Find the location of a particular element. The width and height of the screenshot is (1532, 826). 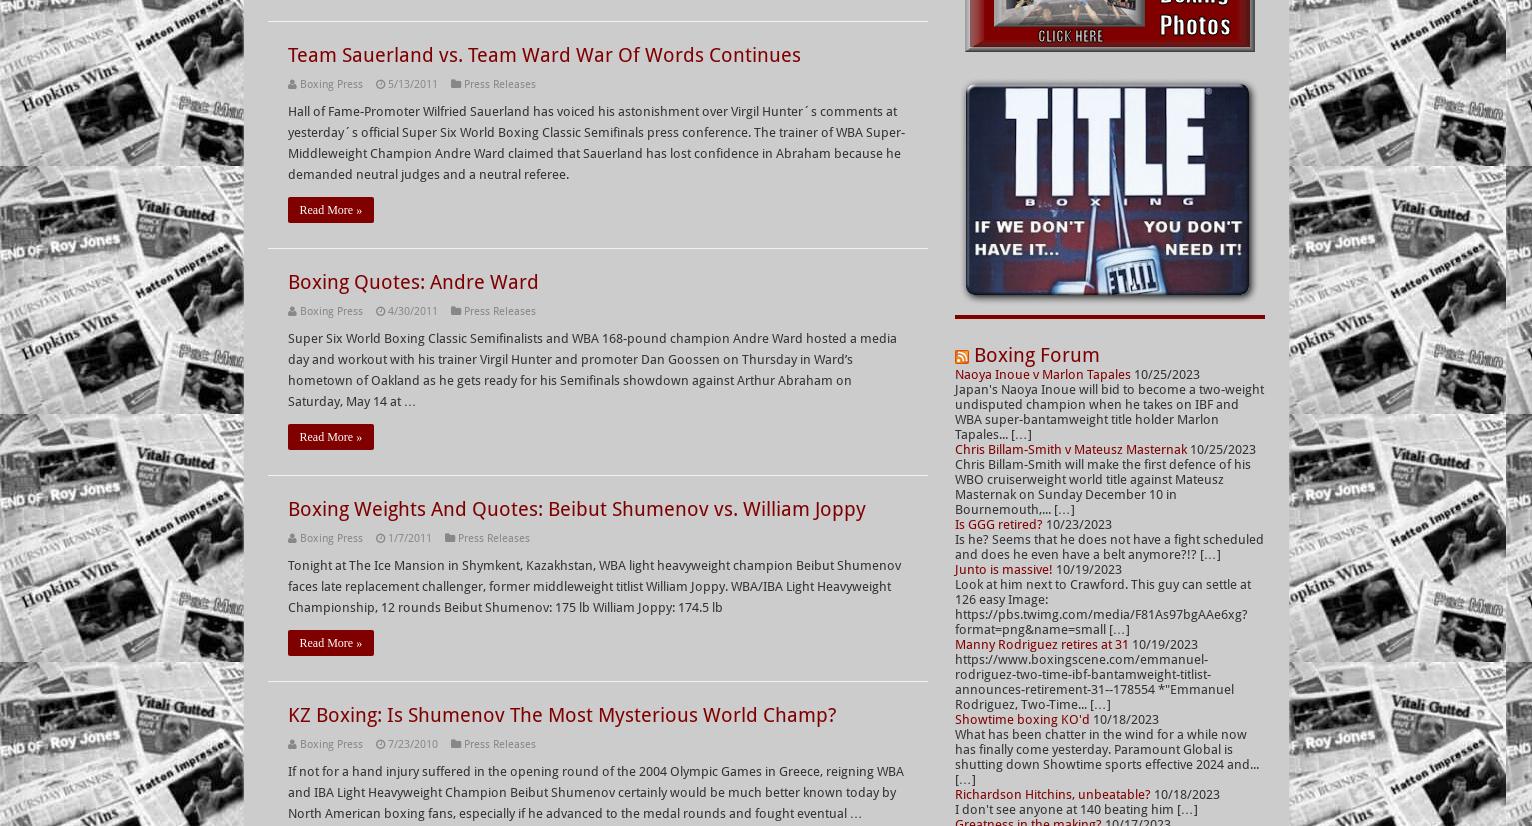

'Chris Billam-Smith v Mateusz Masternak' is located at coordinates (952, 448).